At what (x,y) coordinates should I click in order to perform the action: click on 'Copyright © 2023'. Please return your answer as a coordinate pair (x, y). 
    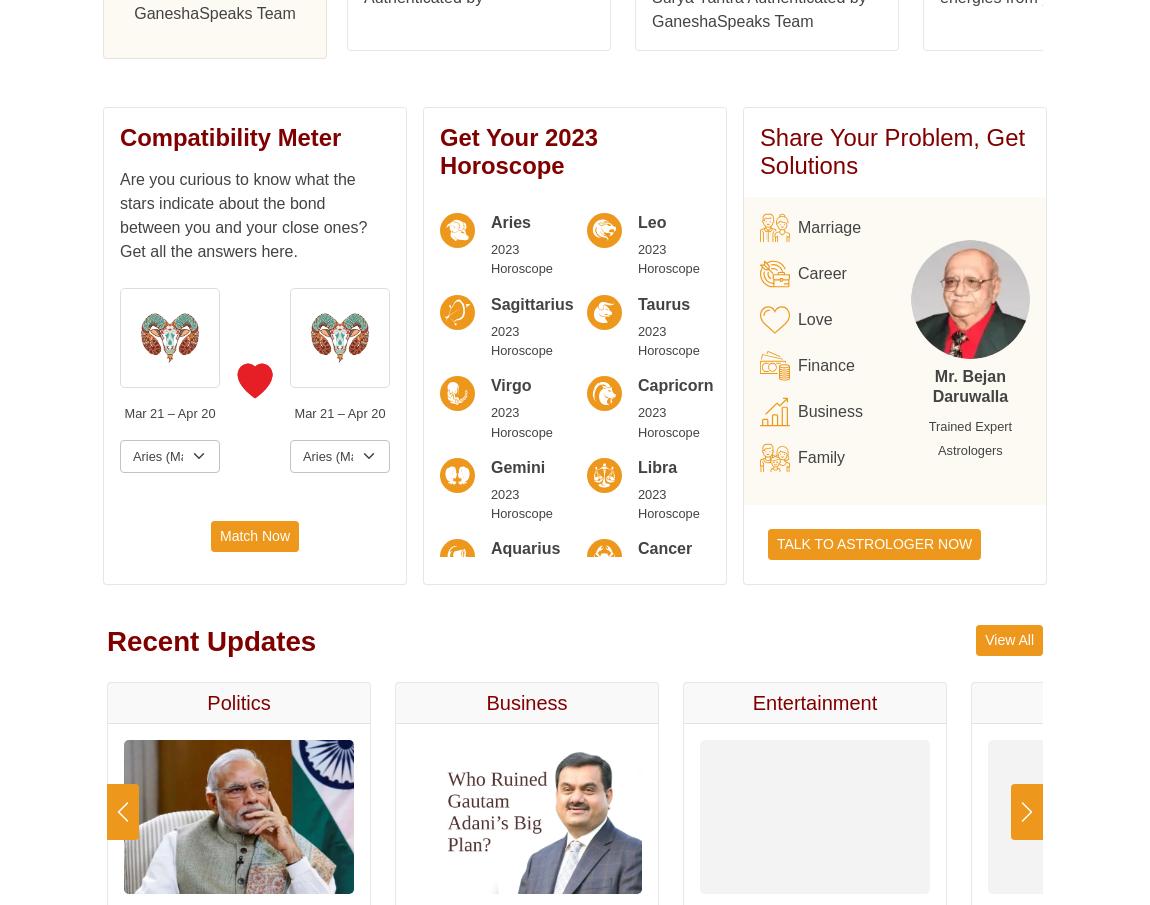
    Looking at the image, I should click on (369, 192).